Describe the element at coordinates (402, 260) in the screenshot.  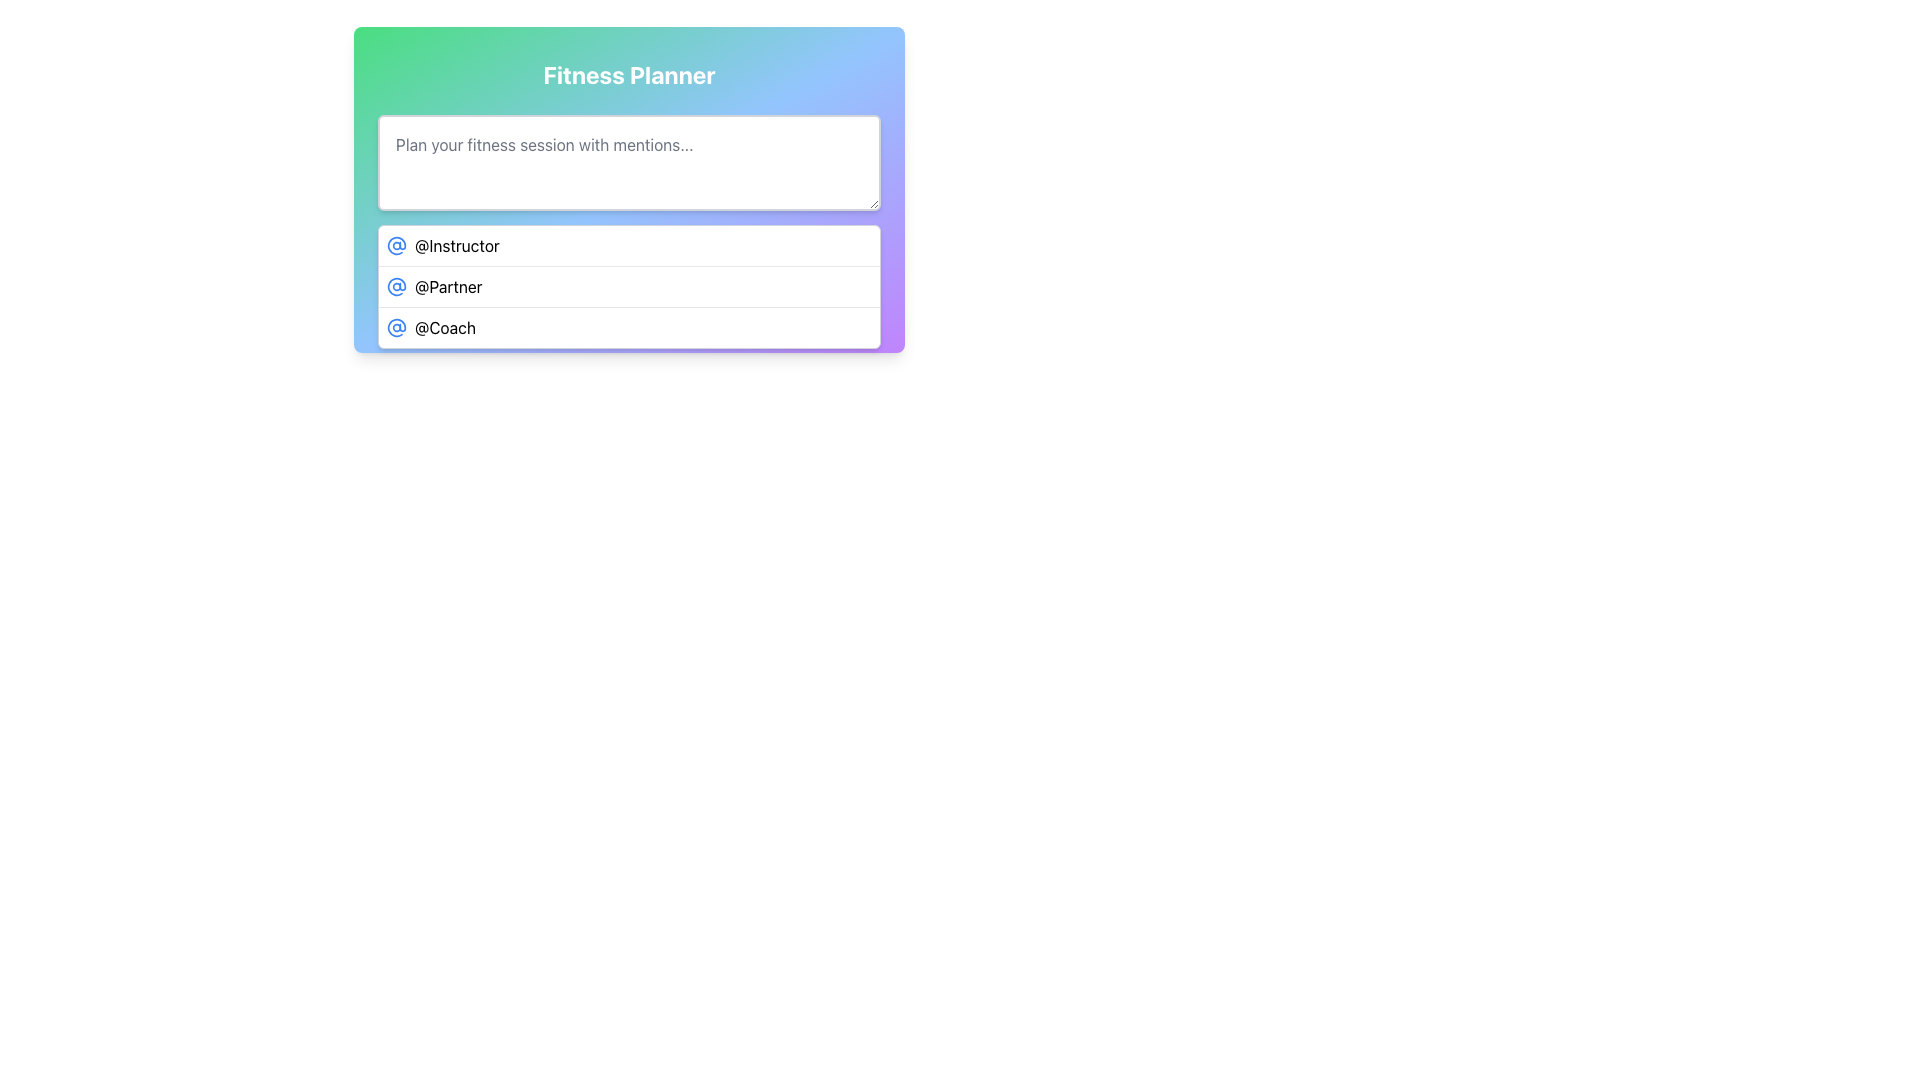
I see `the design of the decorative SVG graphic icon located within the 'Clear' button, which is horizontally centered and positioned near the bottom of its section` at that location.